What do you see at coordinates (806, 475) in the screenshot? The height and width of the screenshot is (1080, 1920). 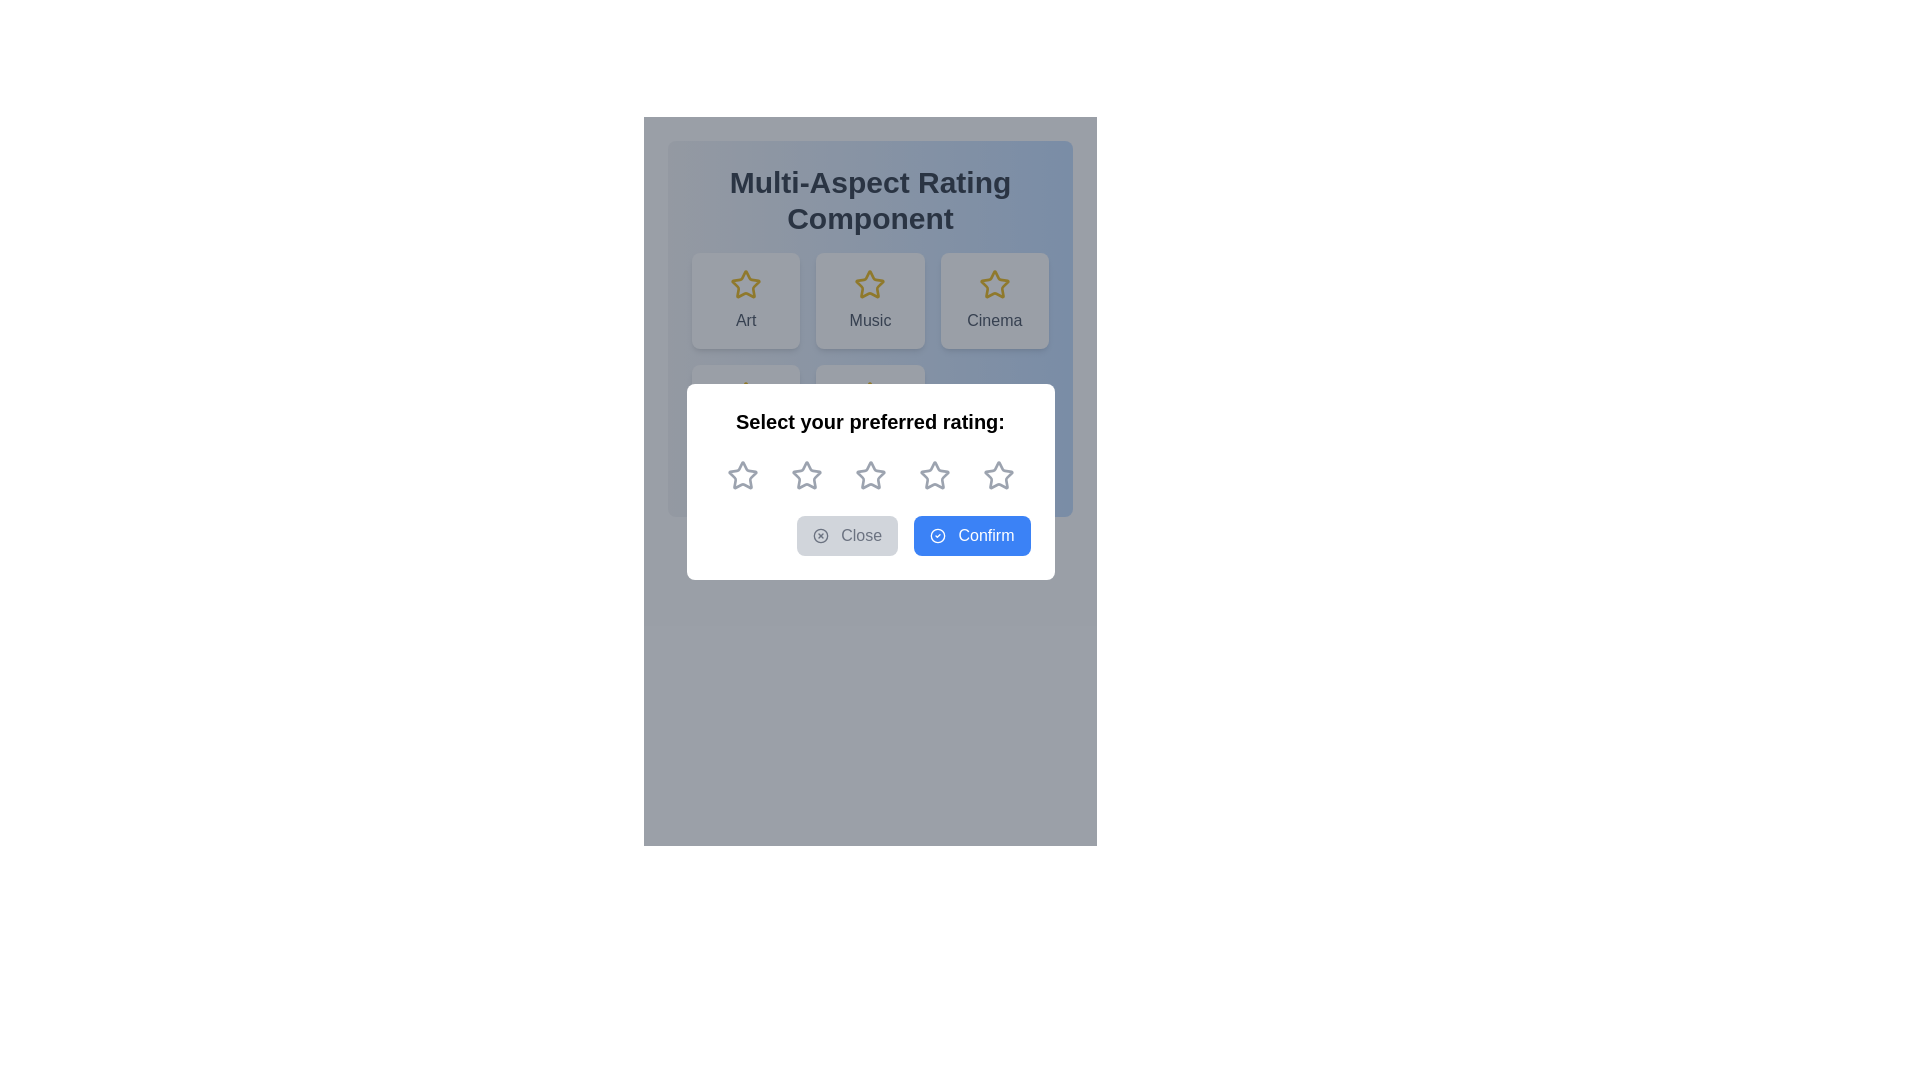 I see `the second star in the five-star rating system` at bounding box center [806, 475].